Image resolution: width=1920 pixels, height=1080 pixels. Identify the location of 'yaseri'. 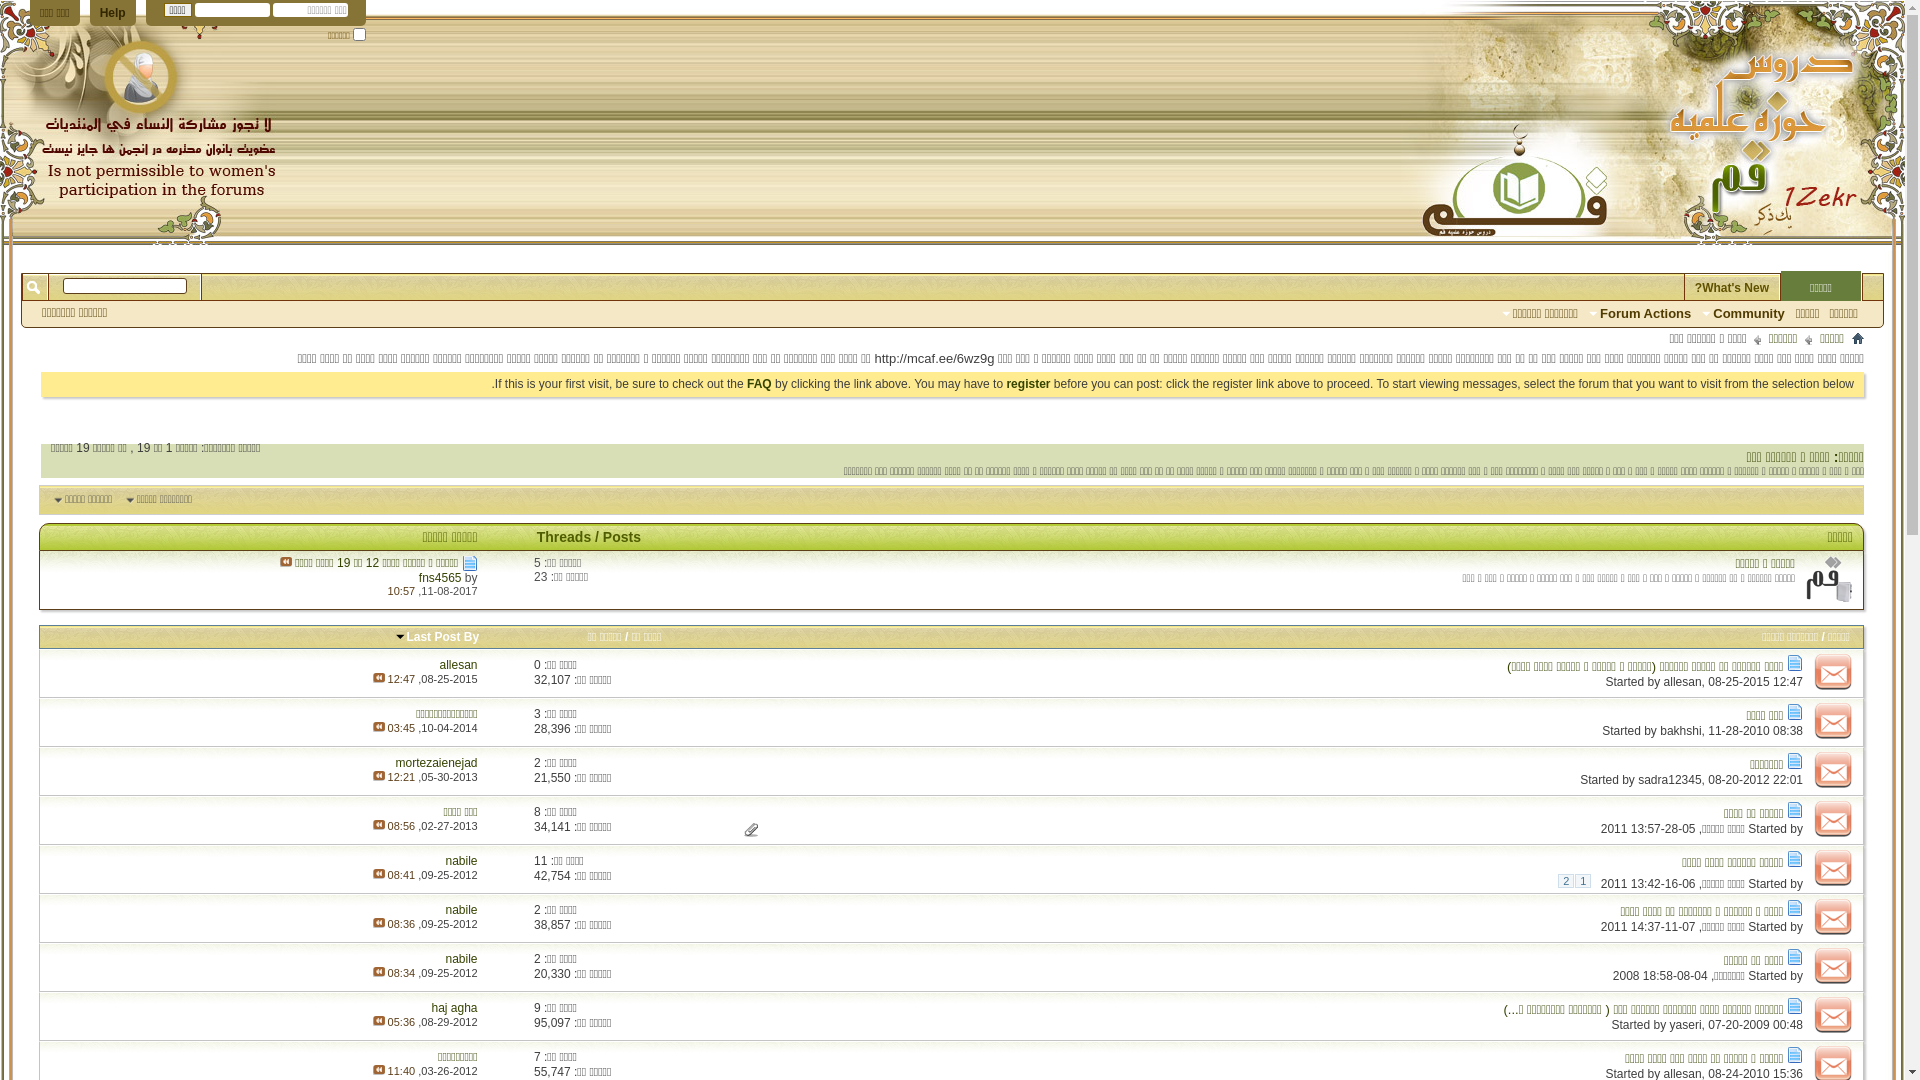
(1684, 1025).